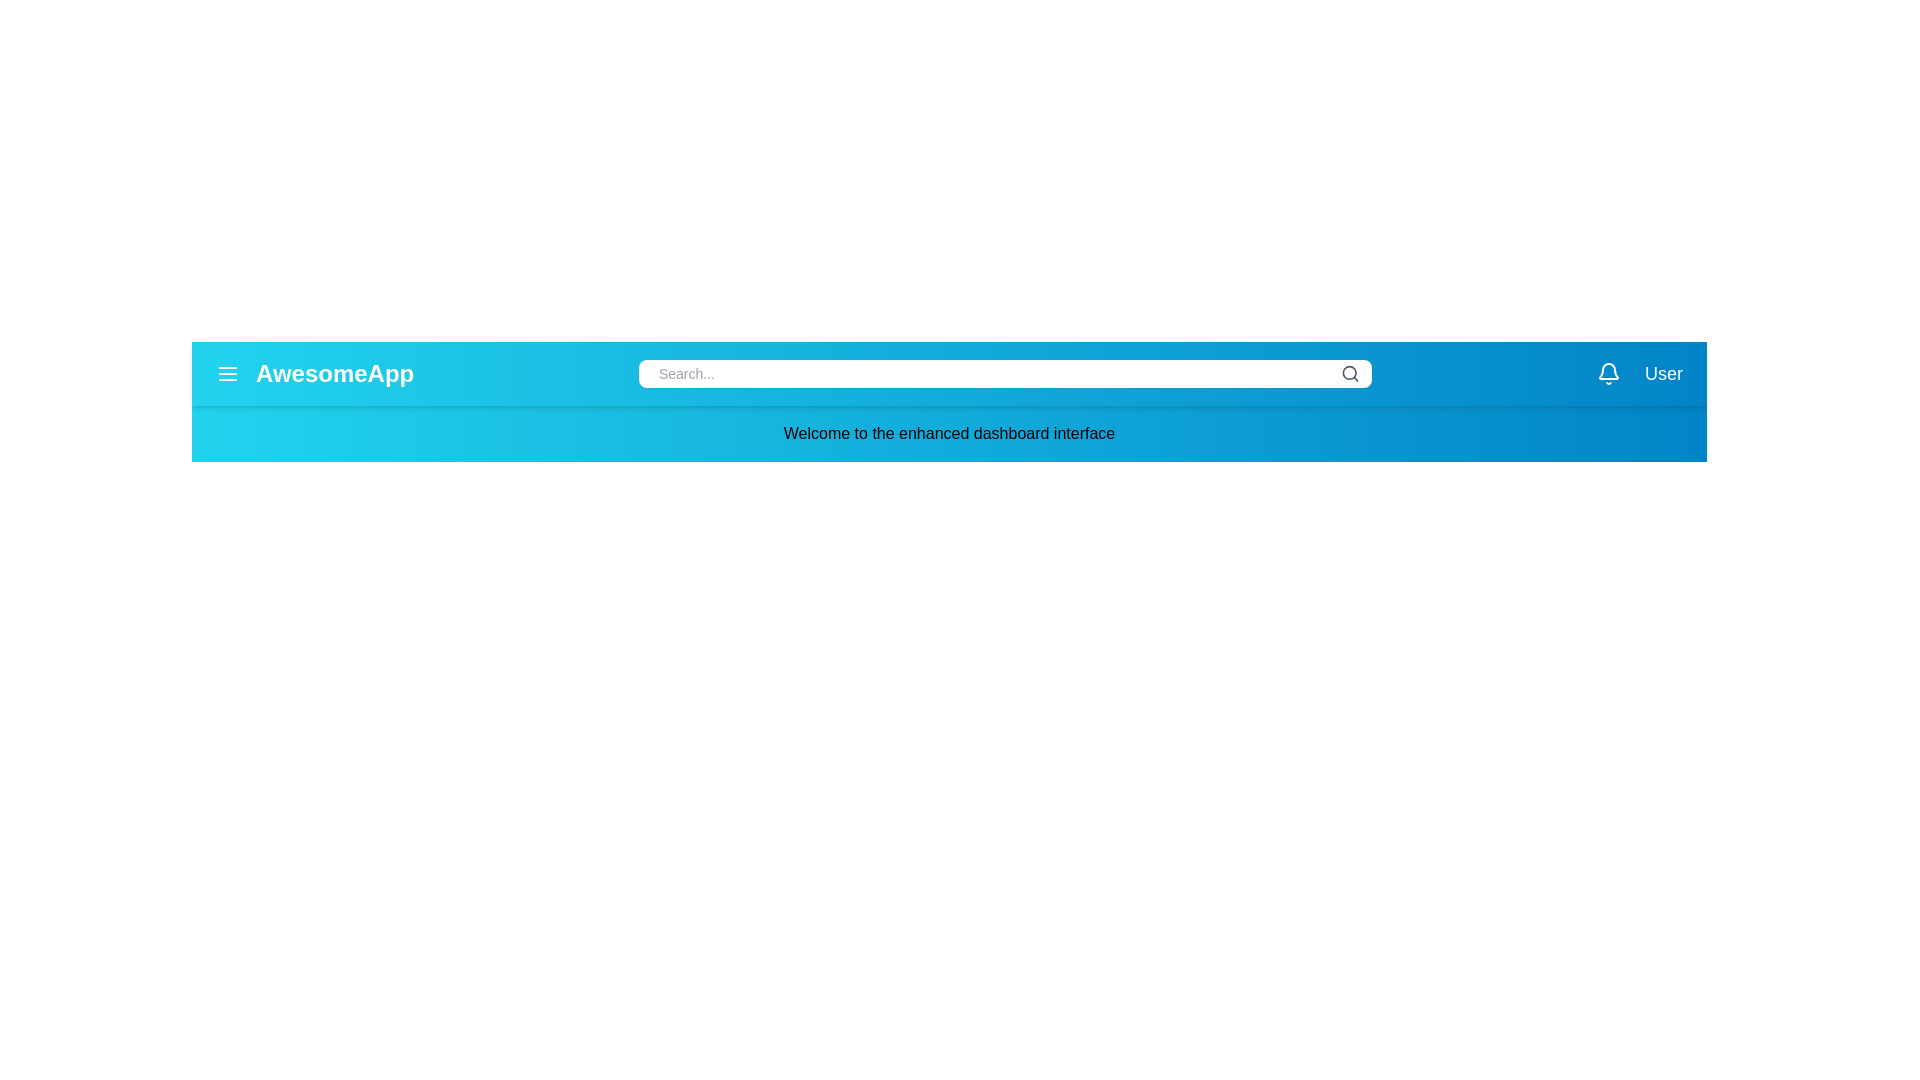 Image resolution: width=1920 pixels, height=1080 pixels. What do you see at coordinates (314, 374) in the screenshot?
I see `the bold, white-colored text label displaying 'AwesomeApp'` at bounding box center [314, 374].